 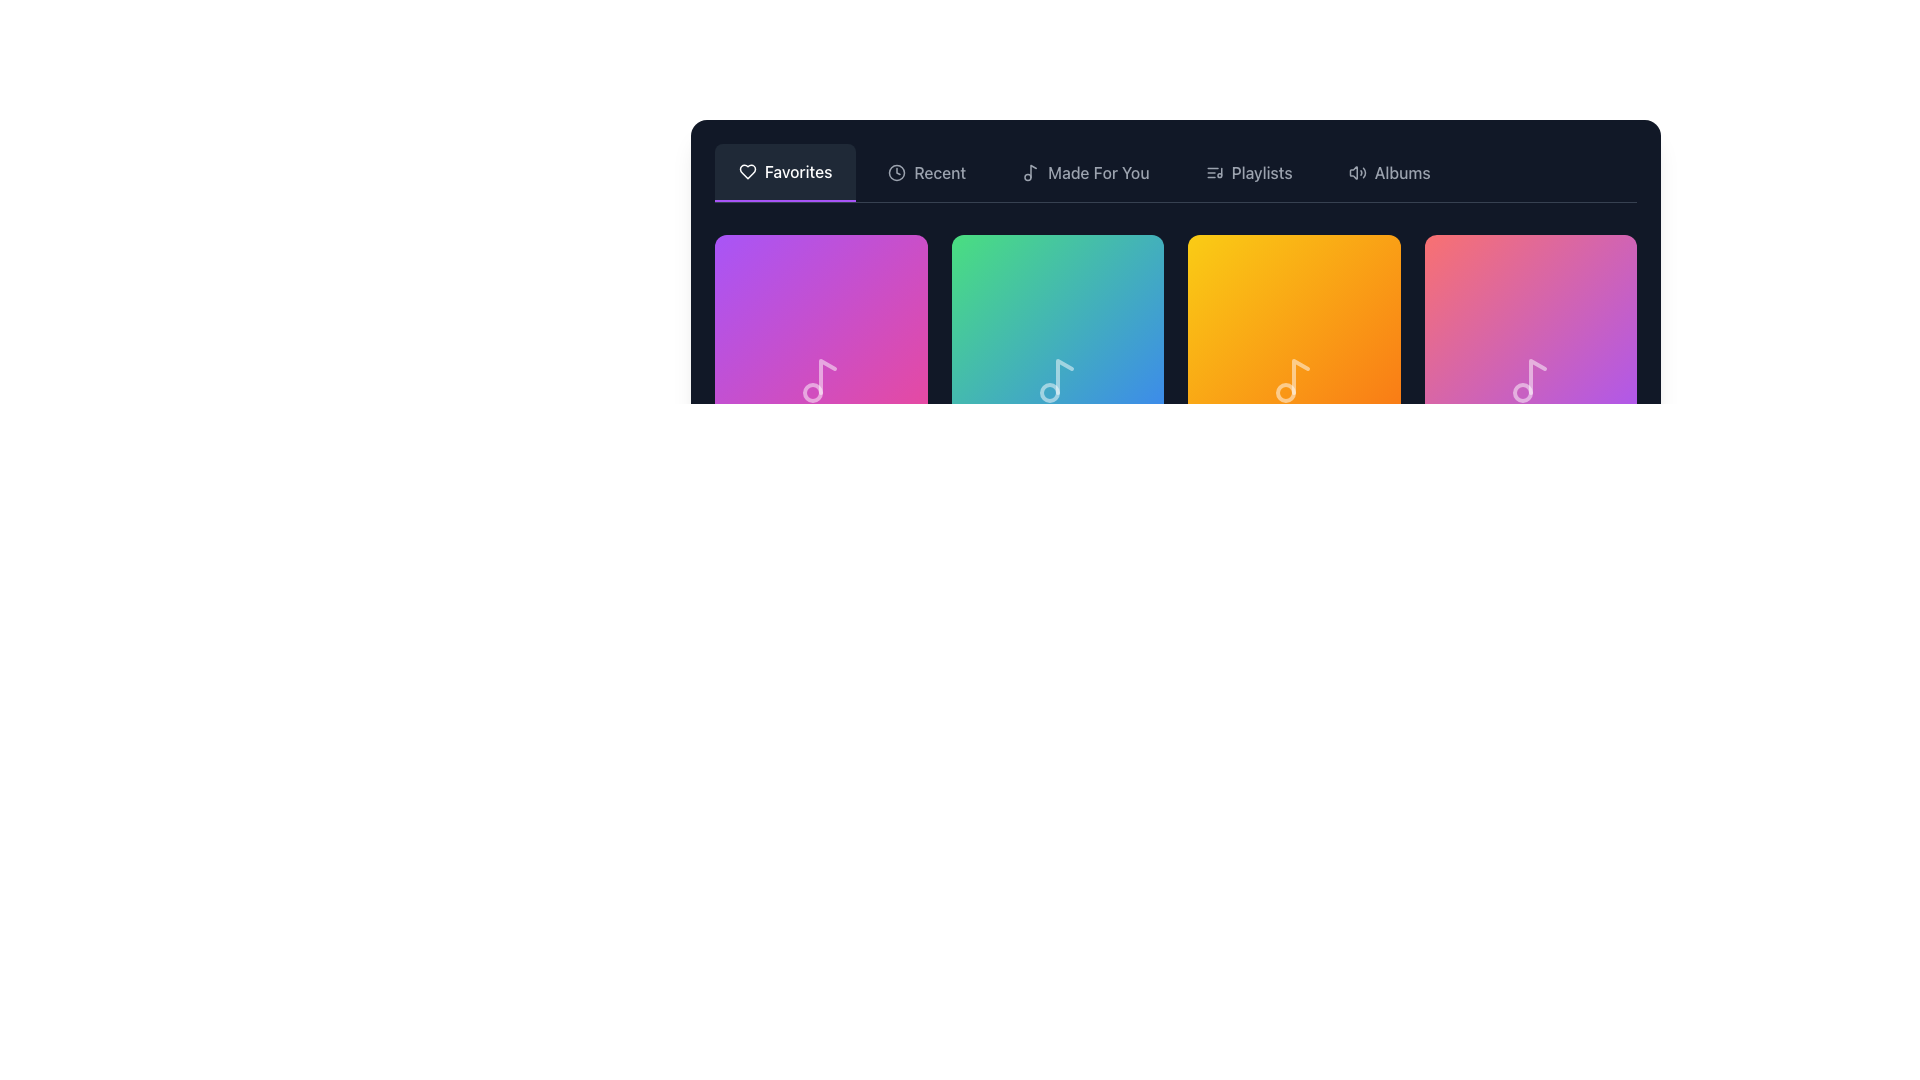 What do you see at coordinates (1529, 381) in the screenshot?
I see `the musical note icon located inside the last card on the right in a horizontal row of colorful cards` at bounding box center [1529, 381].